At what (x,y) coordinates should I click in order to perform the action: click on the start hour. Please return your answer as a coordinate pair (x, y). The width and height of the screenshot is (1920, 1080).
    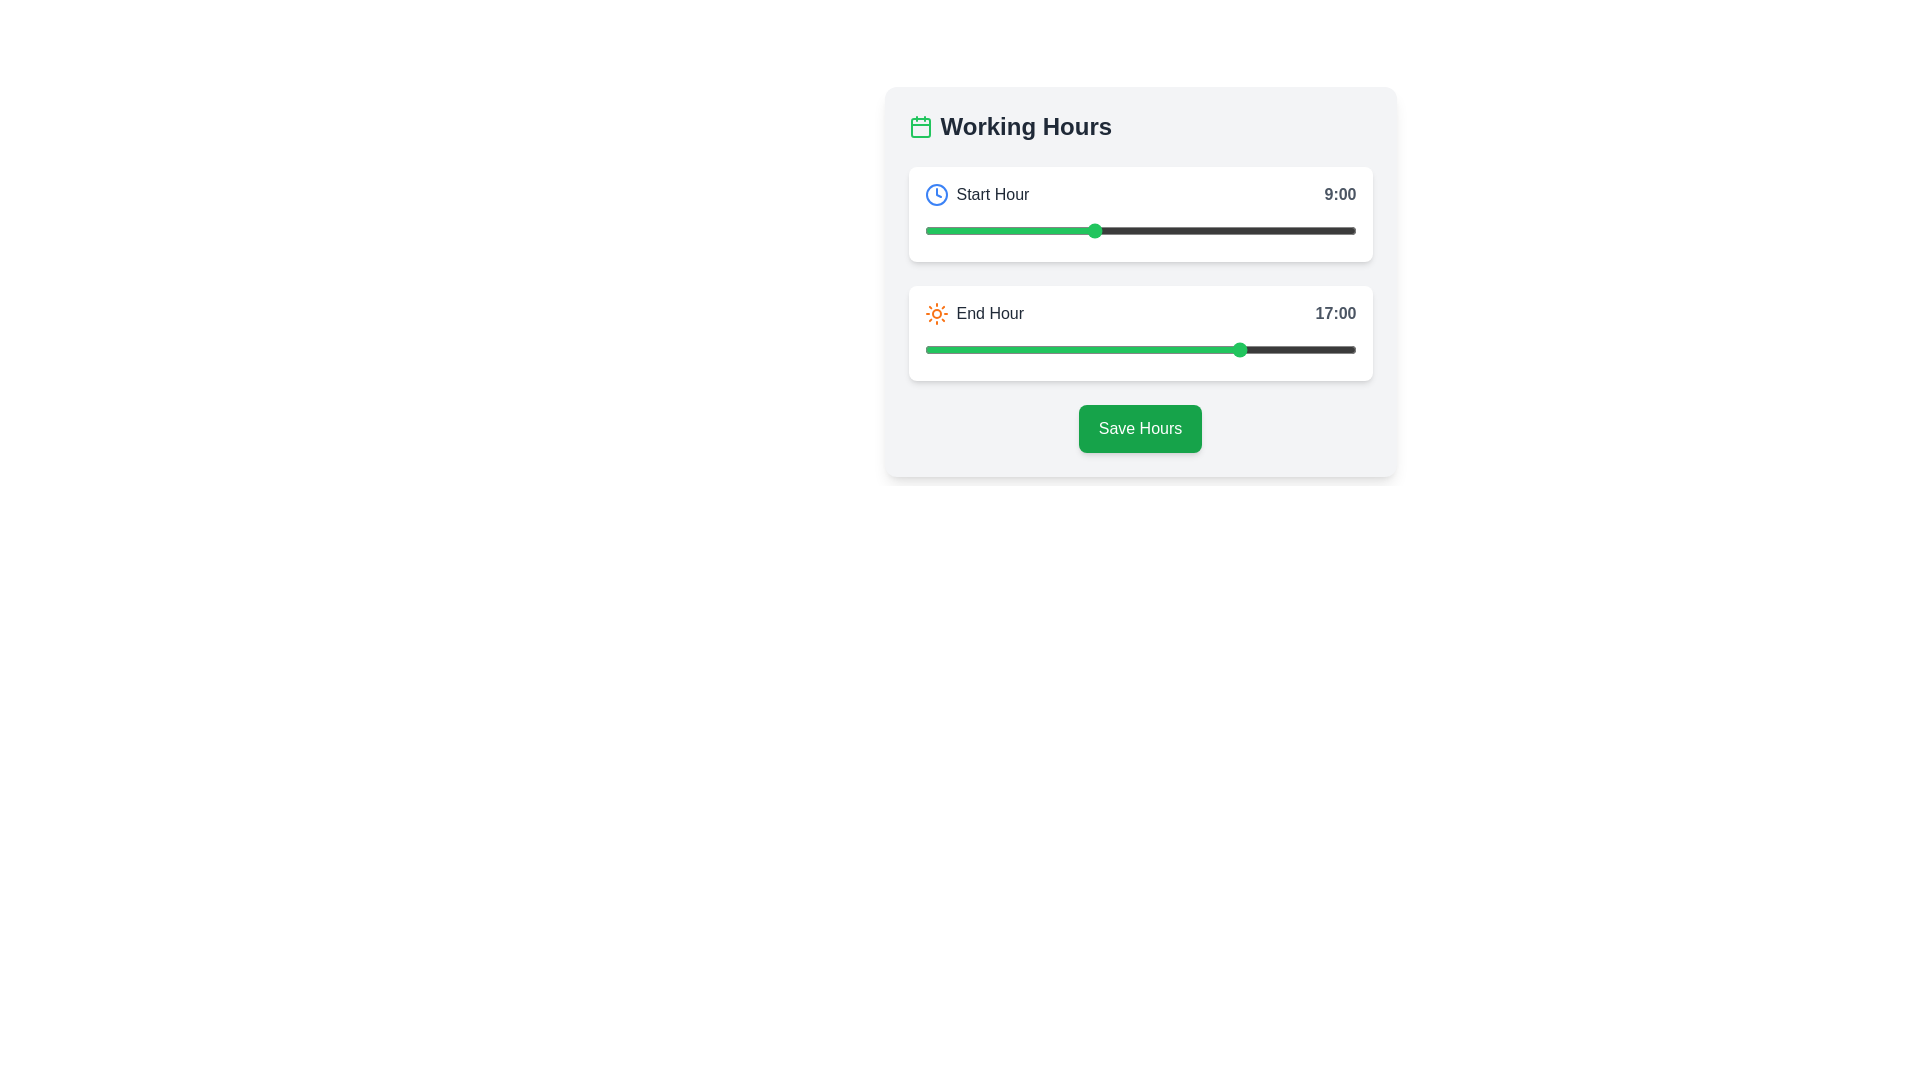
    Looking at the image, I should click on (1055, 230).